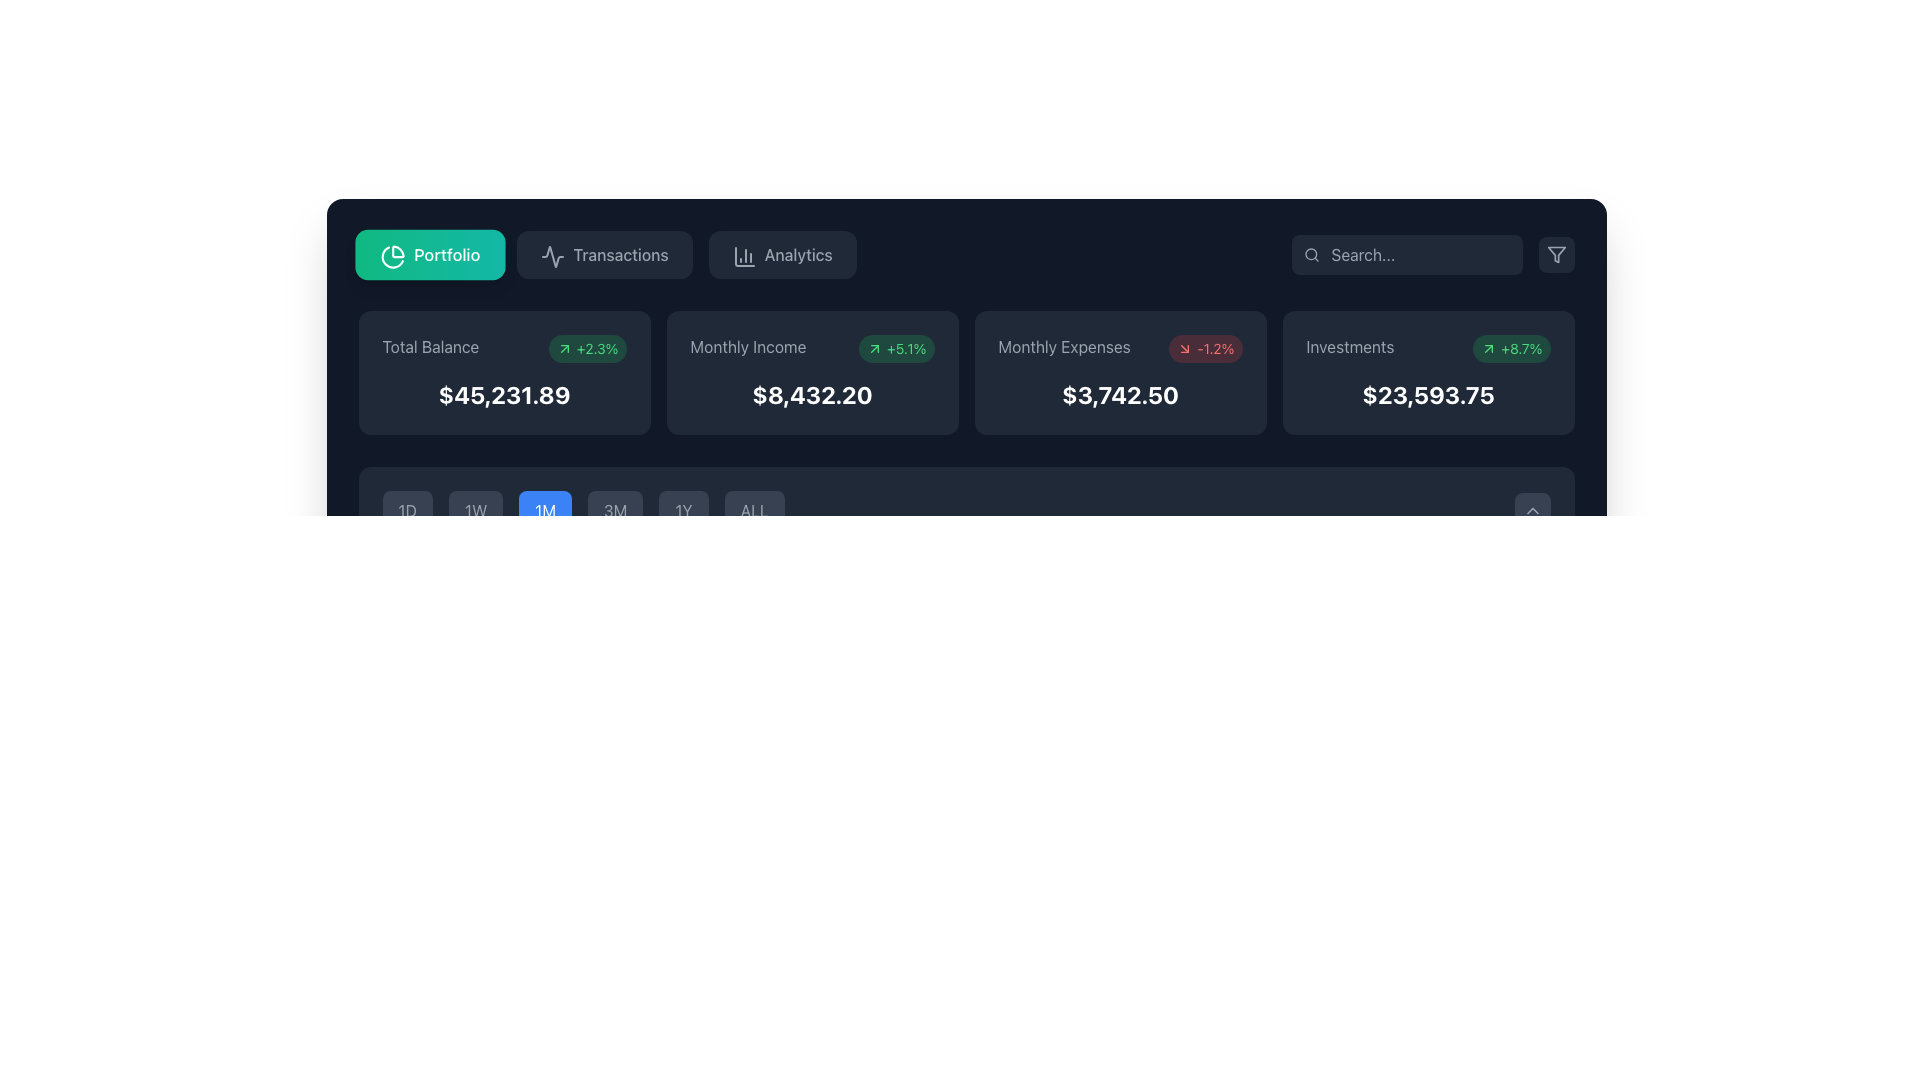 The width and height of the screenshot is (1920, 1080). I want to click on the investment overview data card component, which is the fourth item in a grid layout of four, so click(1427, 373).